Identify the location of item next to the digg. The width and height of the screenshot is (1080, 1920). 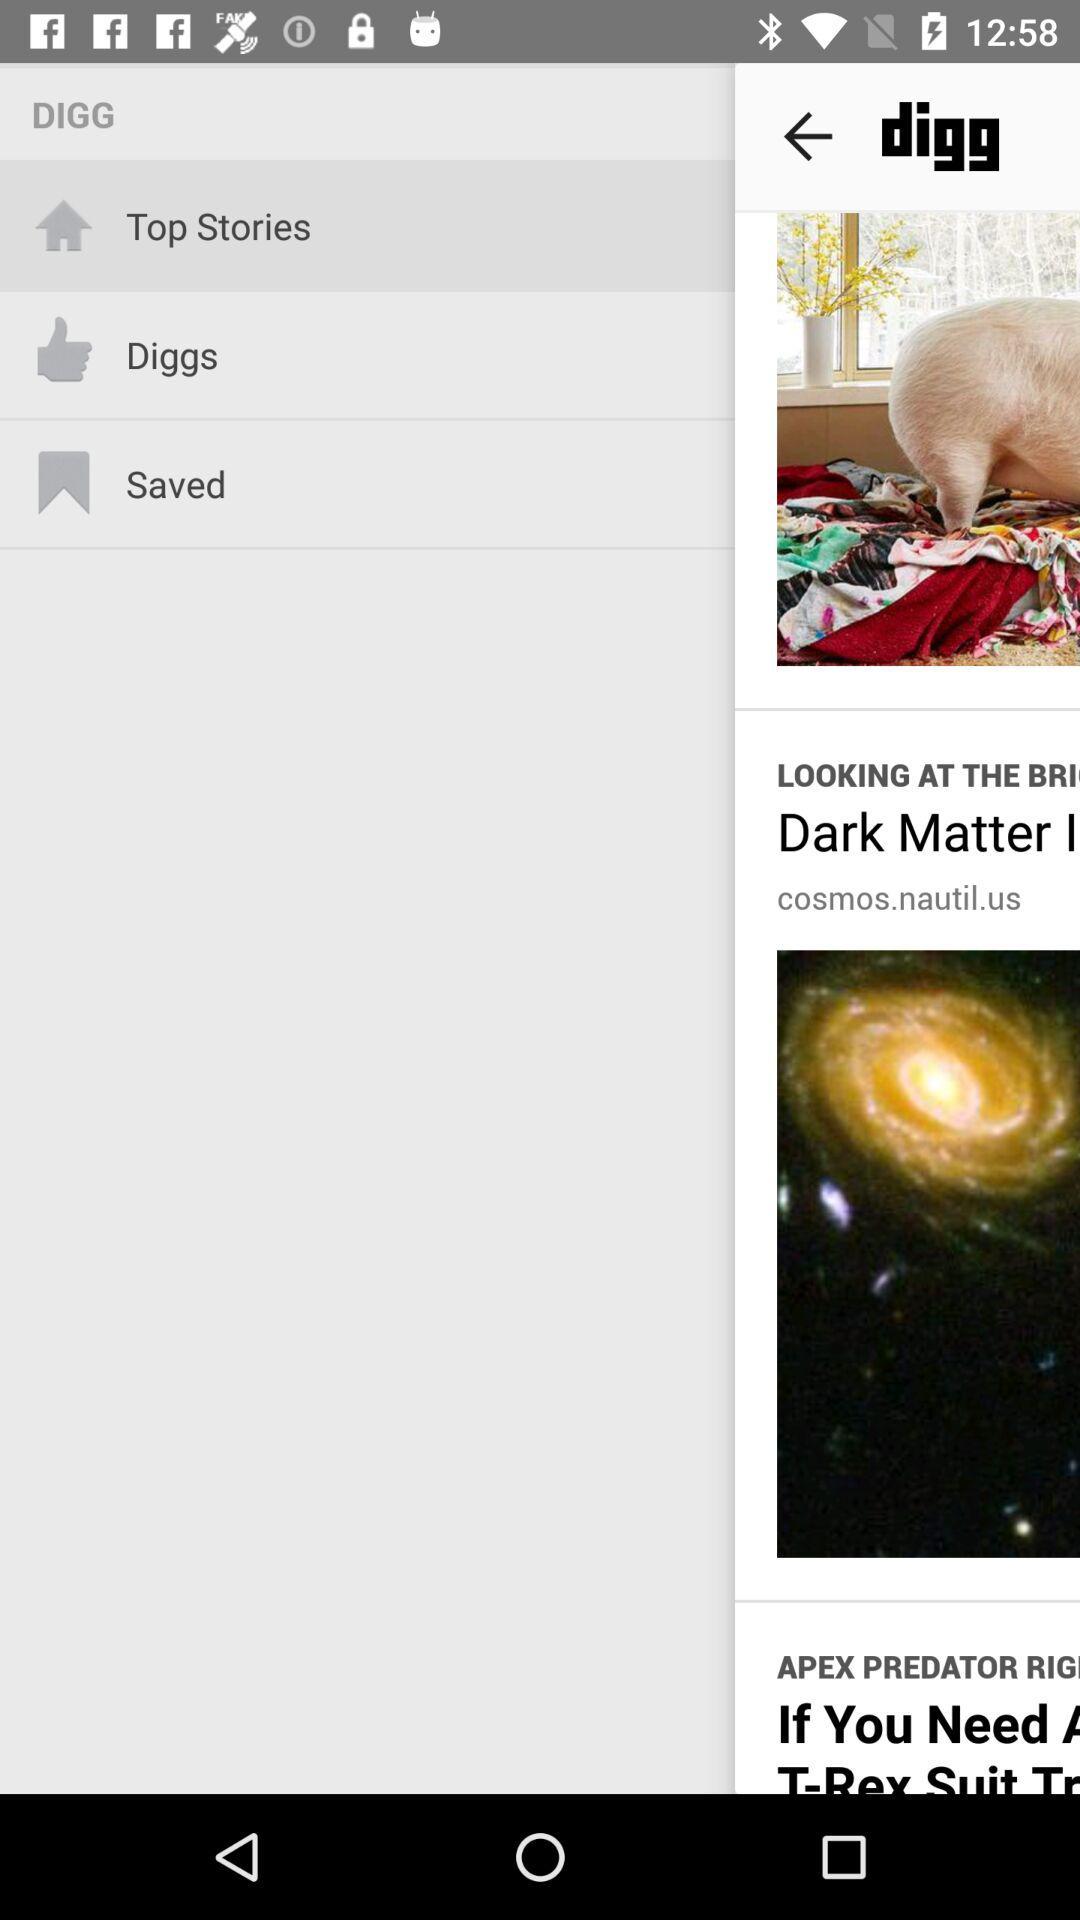
(807, 135).